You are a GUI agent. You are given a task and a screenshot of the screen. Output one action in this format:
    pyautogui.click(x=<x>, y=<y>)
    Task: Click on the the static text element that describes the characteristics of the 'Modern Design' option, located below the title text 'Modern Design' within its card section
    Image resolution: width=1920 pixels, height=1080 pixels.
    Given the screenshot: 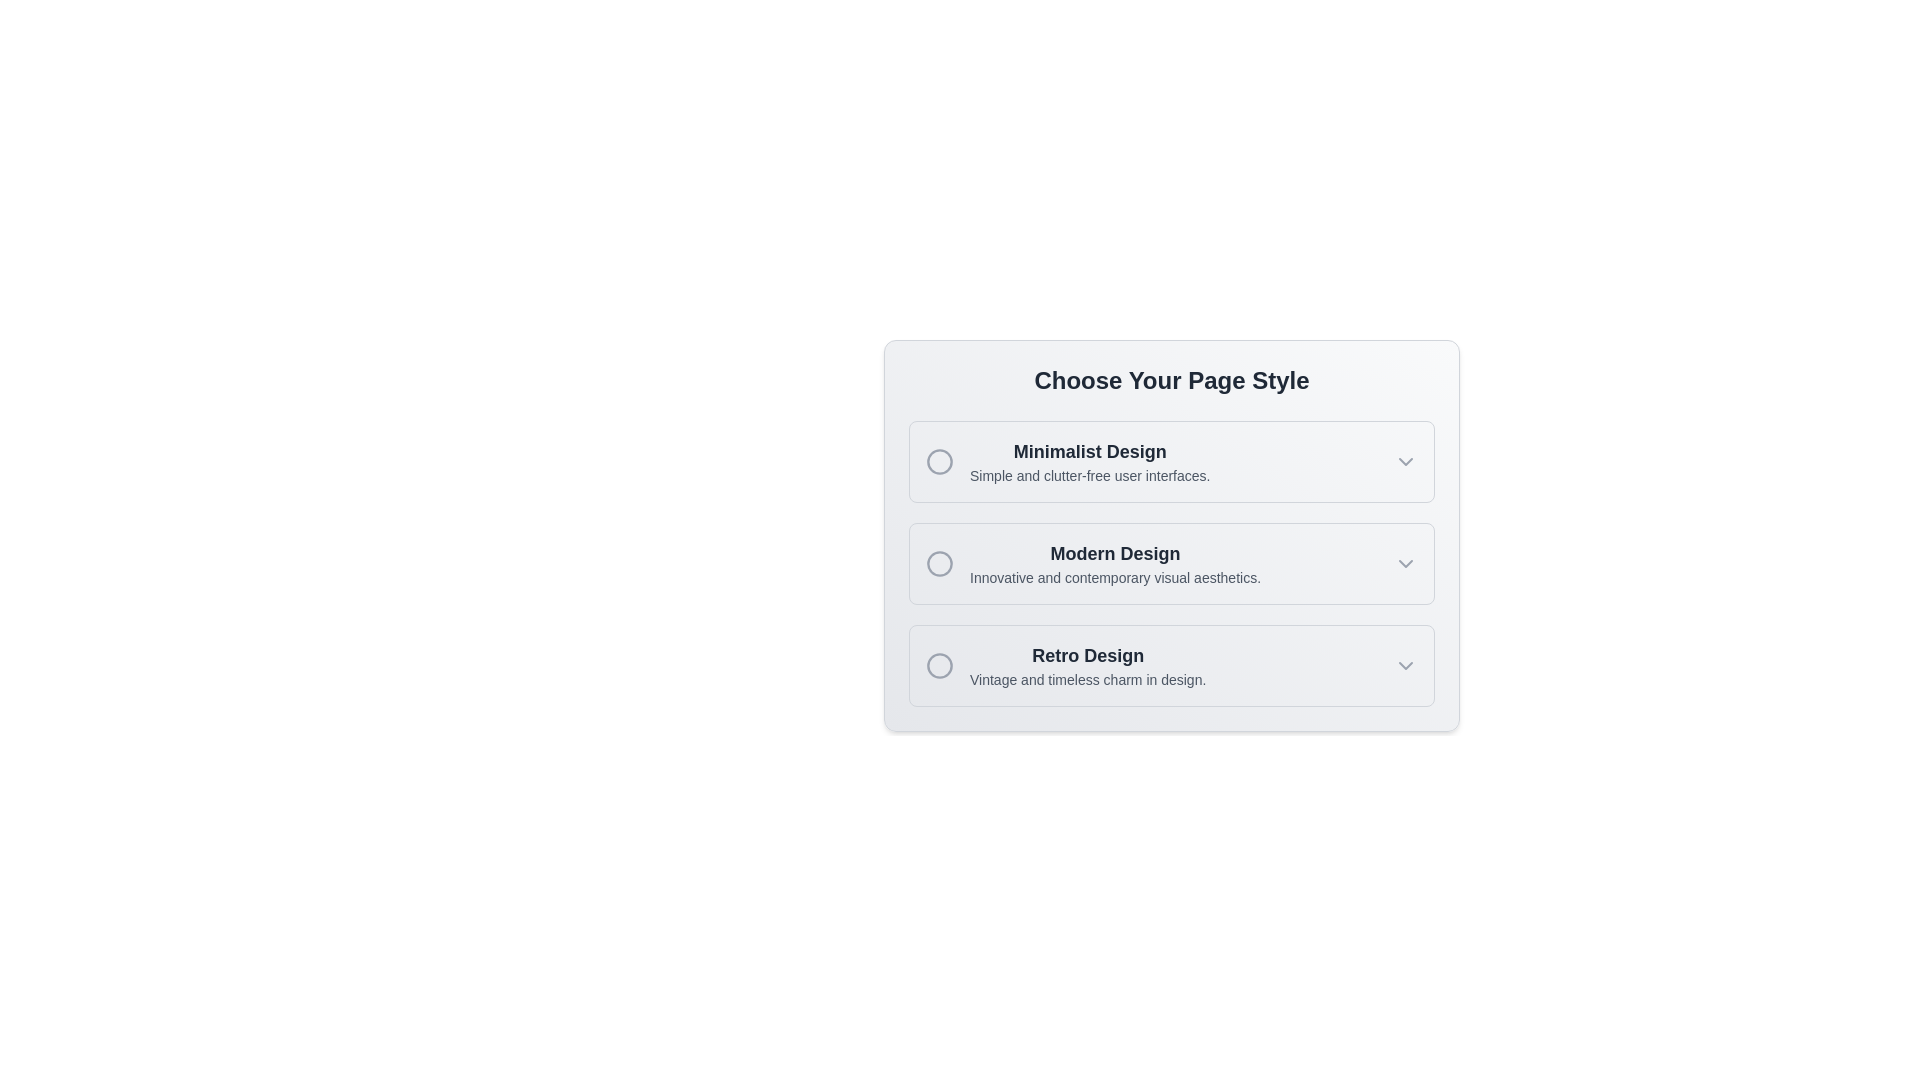 What is the action you would take?
    pyautogui.click(x=1114, y=578)
    